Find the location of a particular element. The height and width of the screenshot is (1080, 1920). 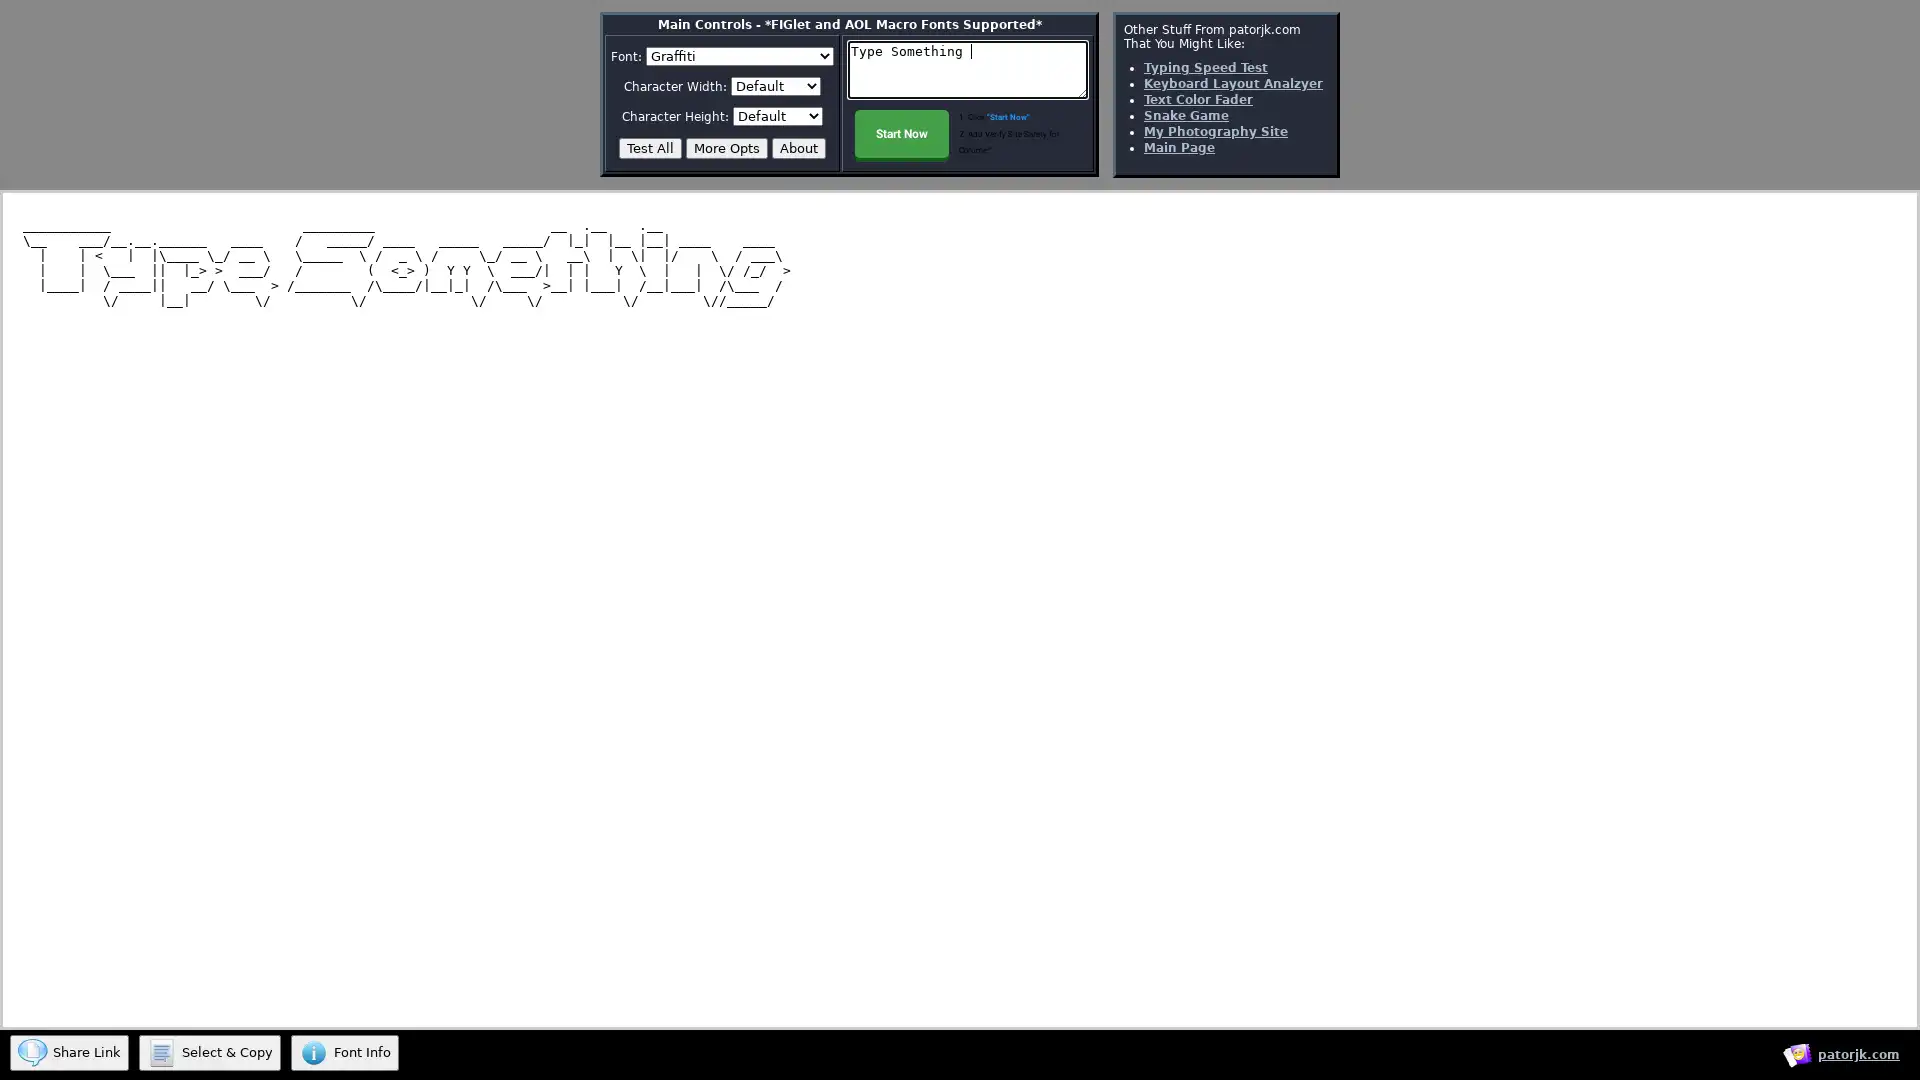

Font Info is located at coordinates (345, 1052).